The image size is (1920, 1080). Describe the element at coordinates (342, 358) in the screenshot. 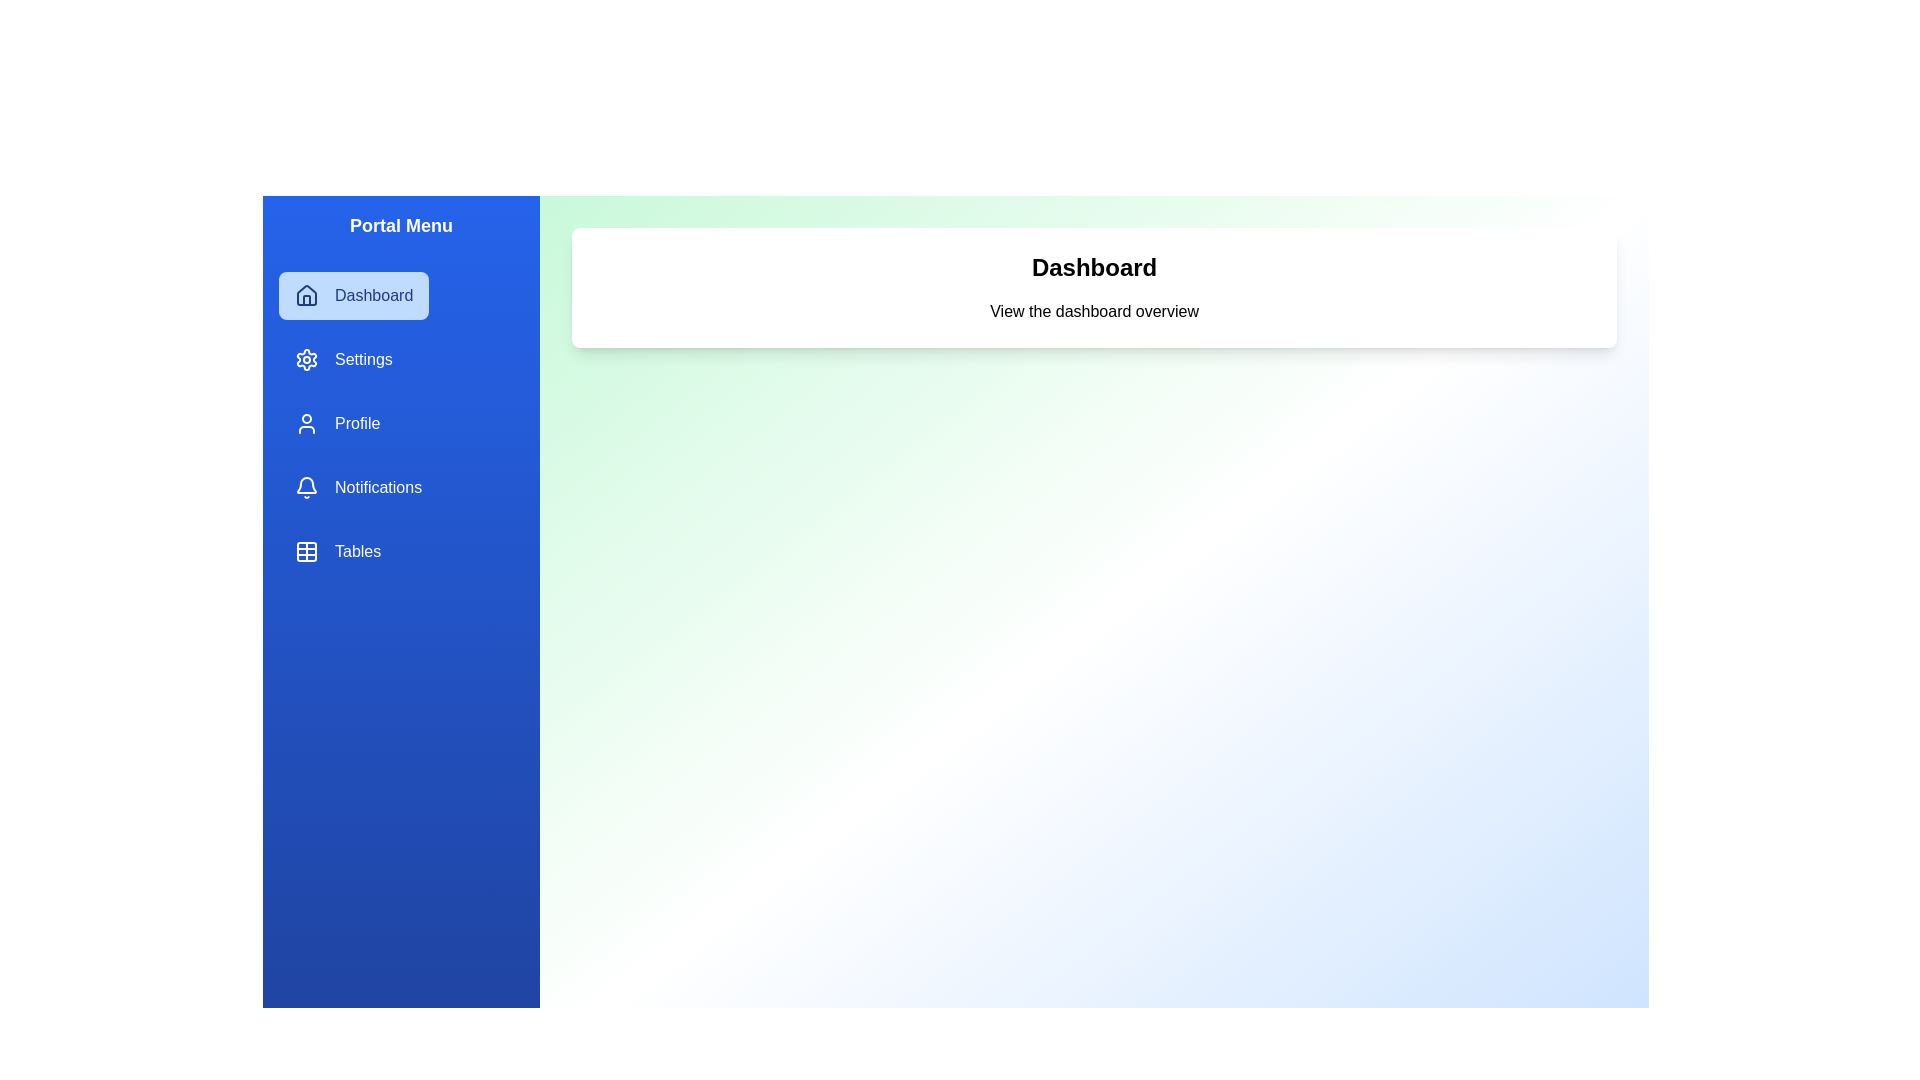

I see `the menu option Settings to navigate to the corresponding section` at that location.